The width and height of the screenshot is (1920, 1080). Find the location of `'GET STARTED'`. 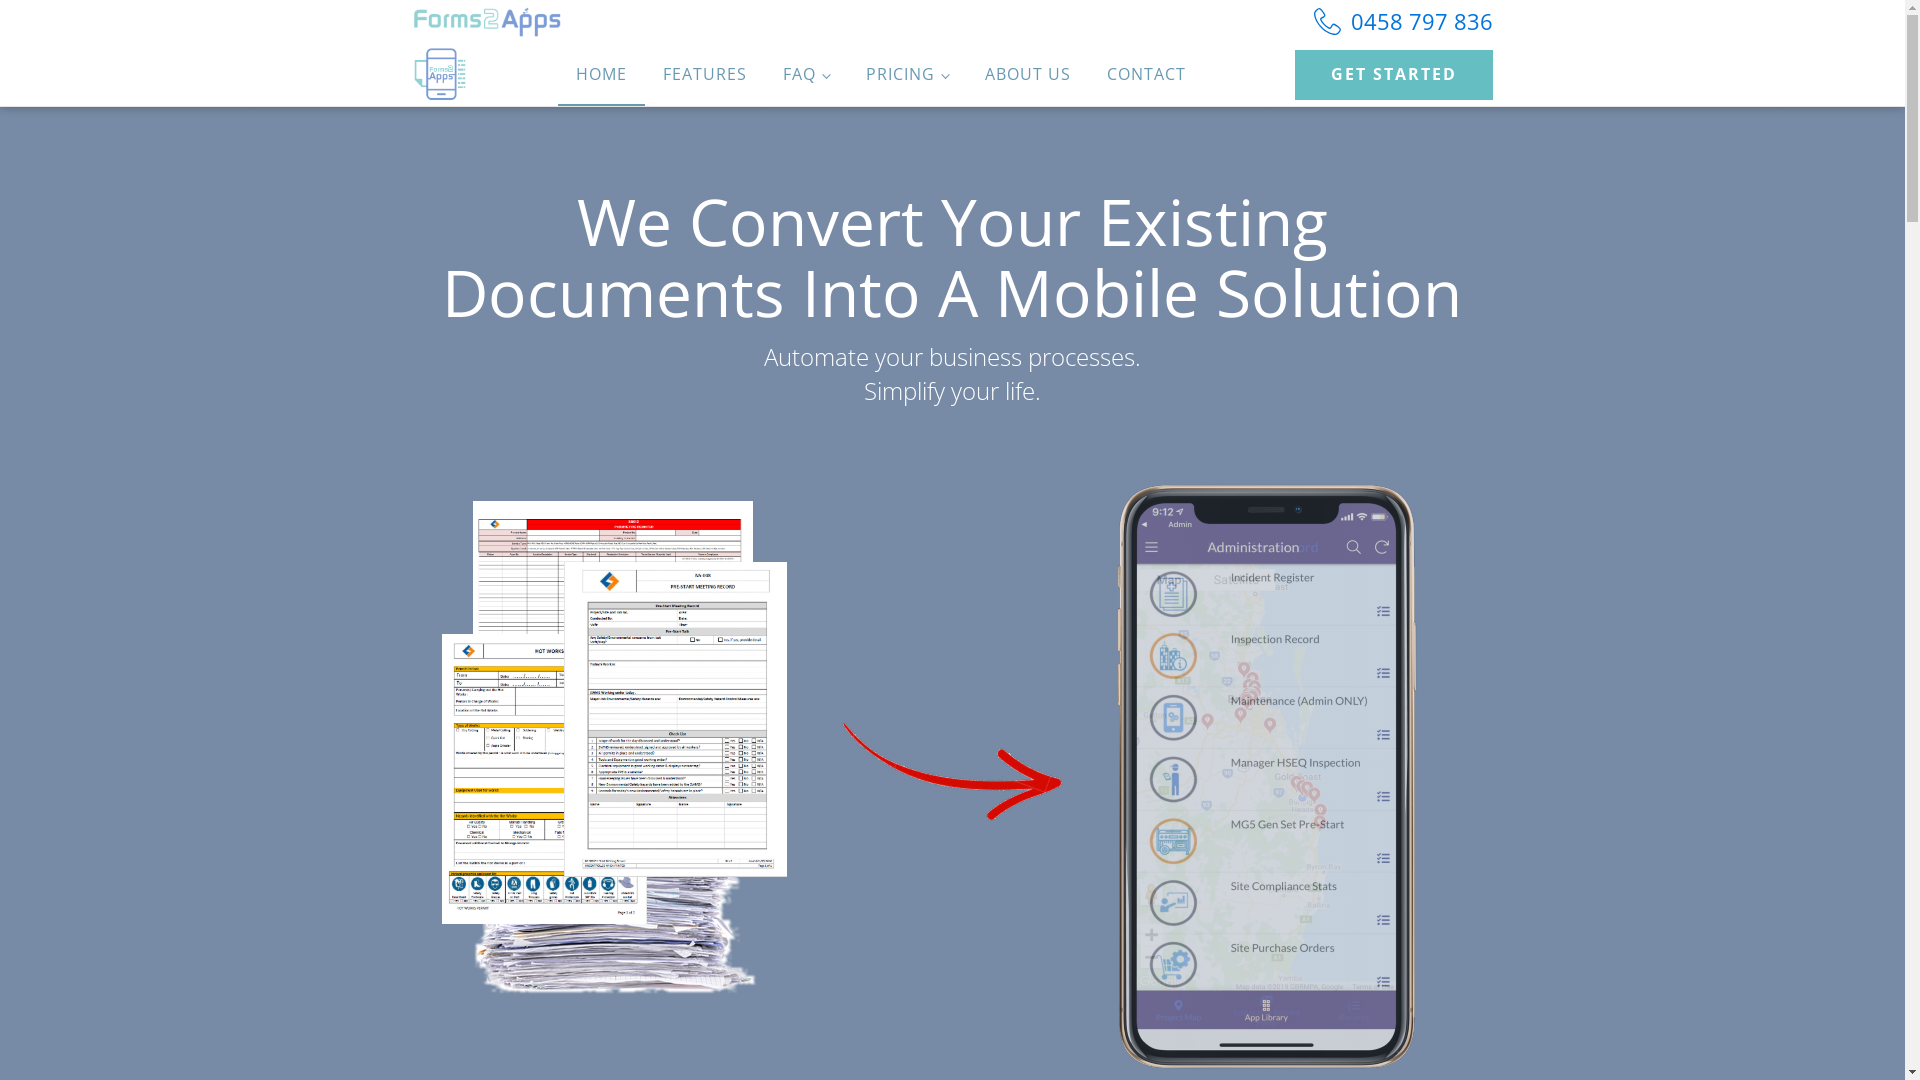

'GET STARTED' is located at coordinates (1391, 73).